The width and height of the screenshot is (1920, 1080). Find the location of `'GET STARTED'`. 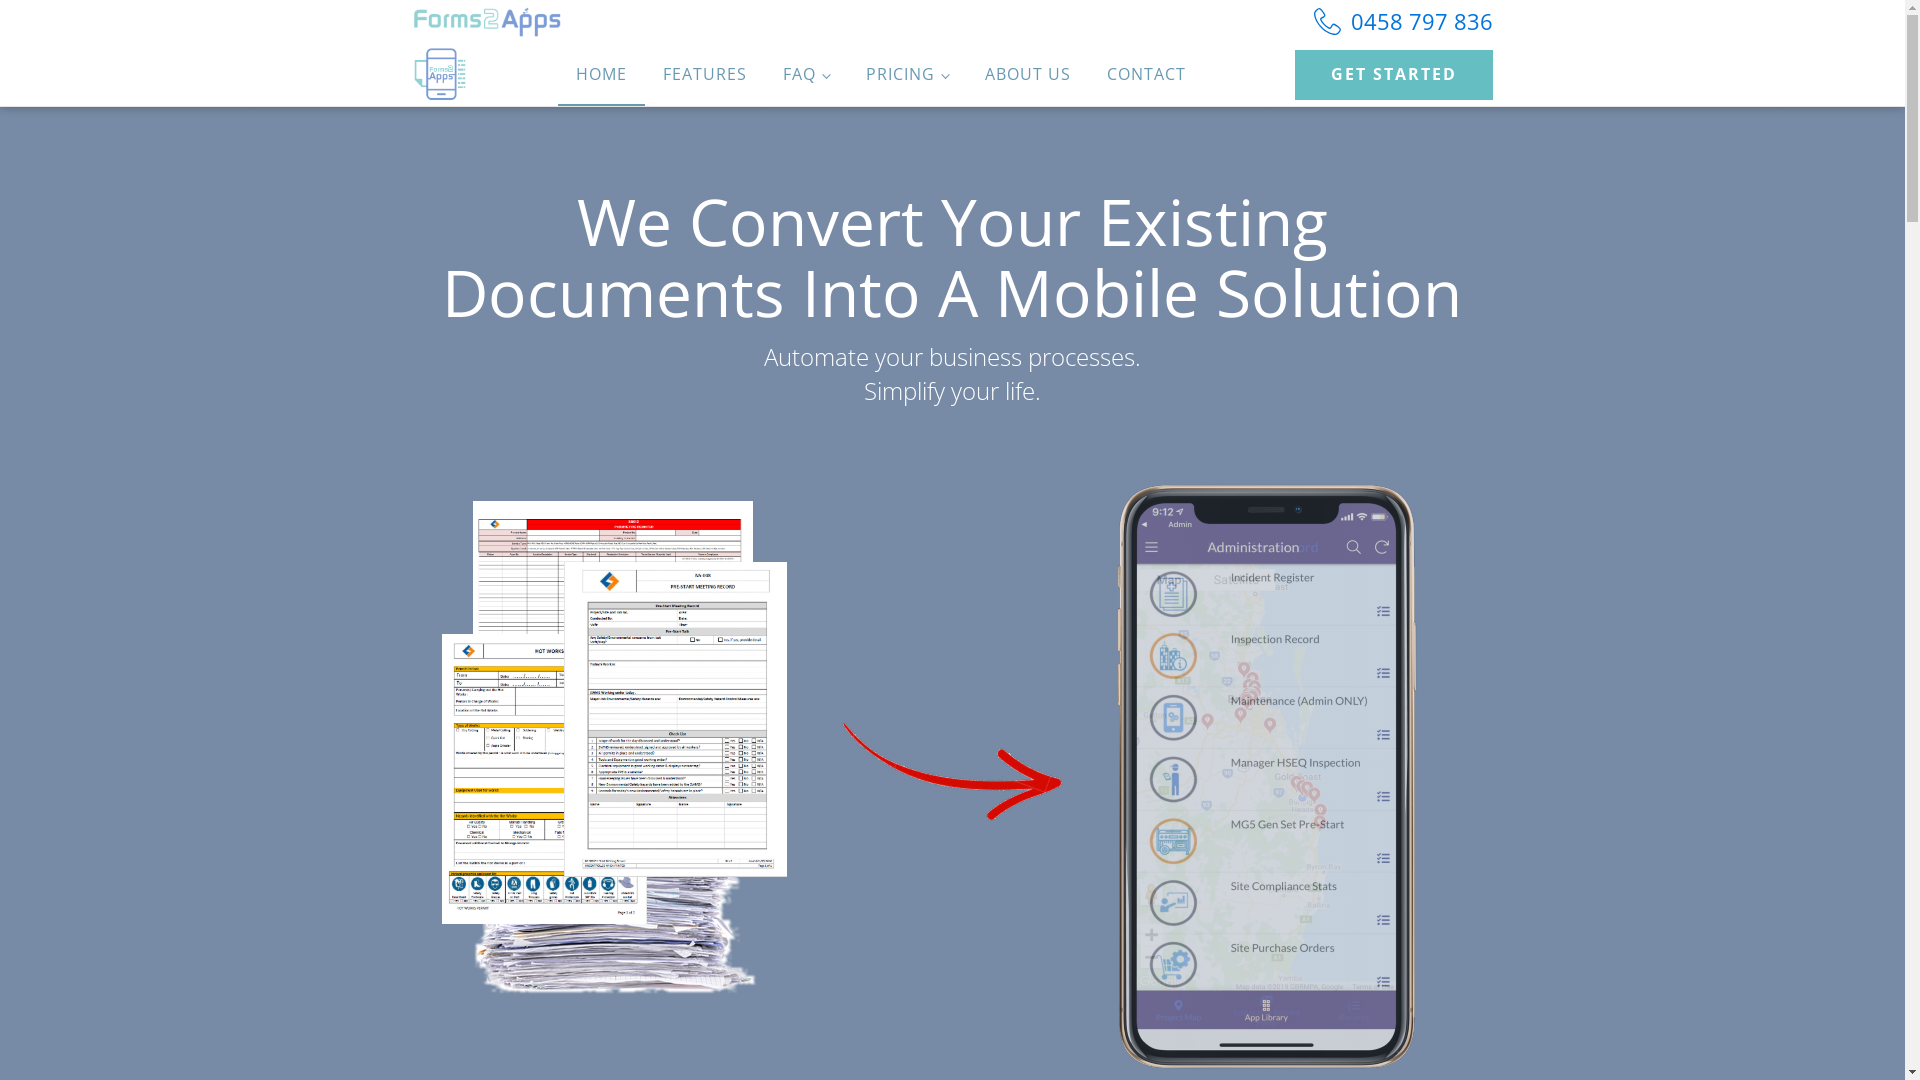

'GET STARTED' is located at coordinates (1391, 73).